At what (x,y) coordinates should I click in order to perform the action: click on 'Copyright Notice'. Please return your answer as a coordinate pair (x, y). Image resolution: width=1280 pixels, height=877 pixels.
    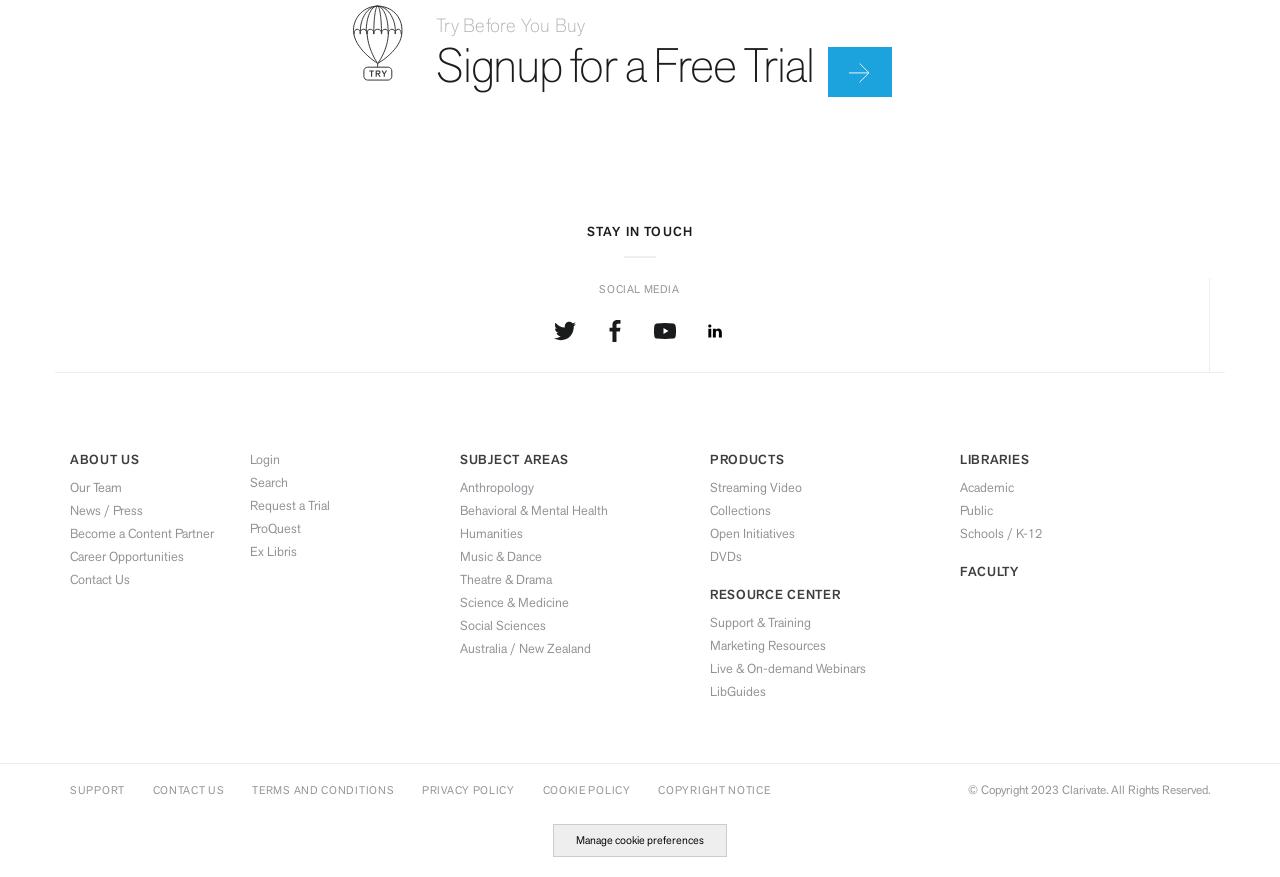
    Looking at the image, I should click on (713, 788).